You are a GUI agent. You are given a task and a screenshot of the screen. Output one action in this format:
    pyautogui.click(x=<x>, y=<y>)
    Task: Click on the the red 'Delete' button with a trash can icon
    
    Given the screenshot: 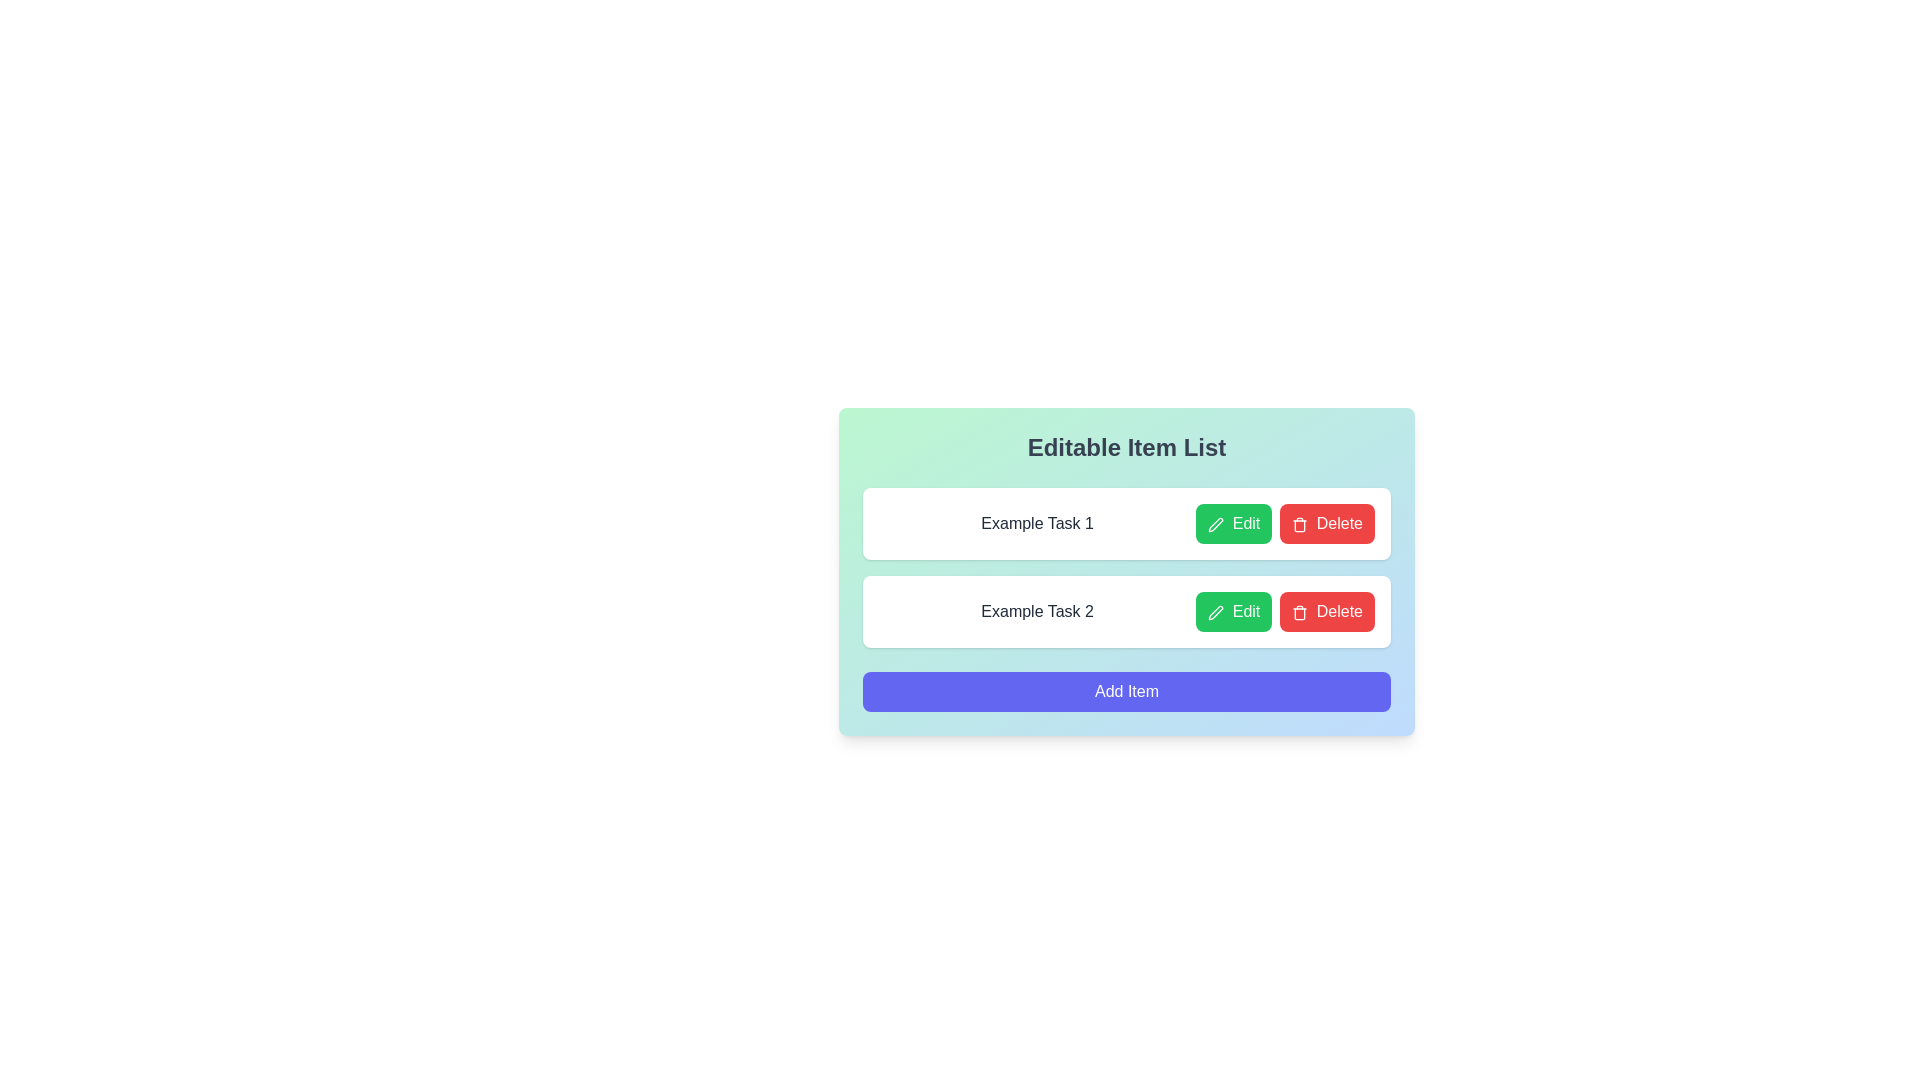 What is the action you would take?
    pyautogui.click(x=1327, y=523)
    